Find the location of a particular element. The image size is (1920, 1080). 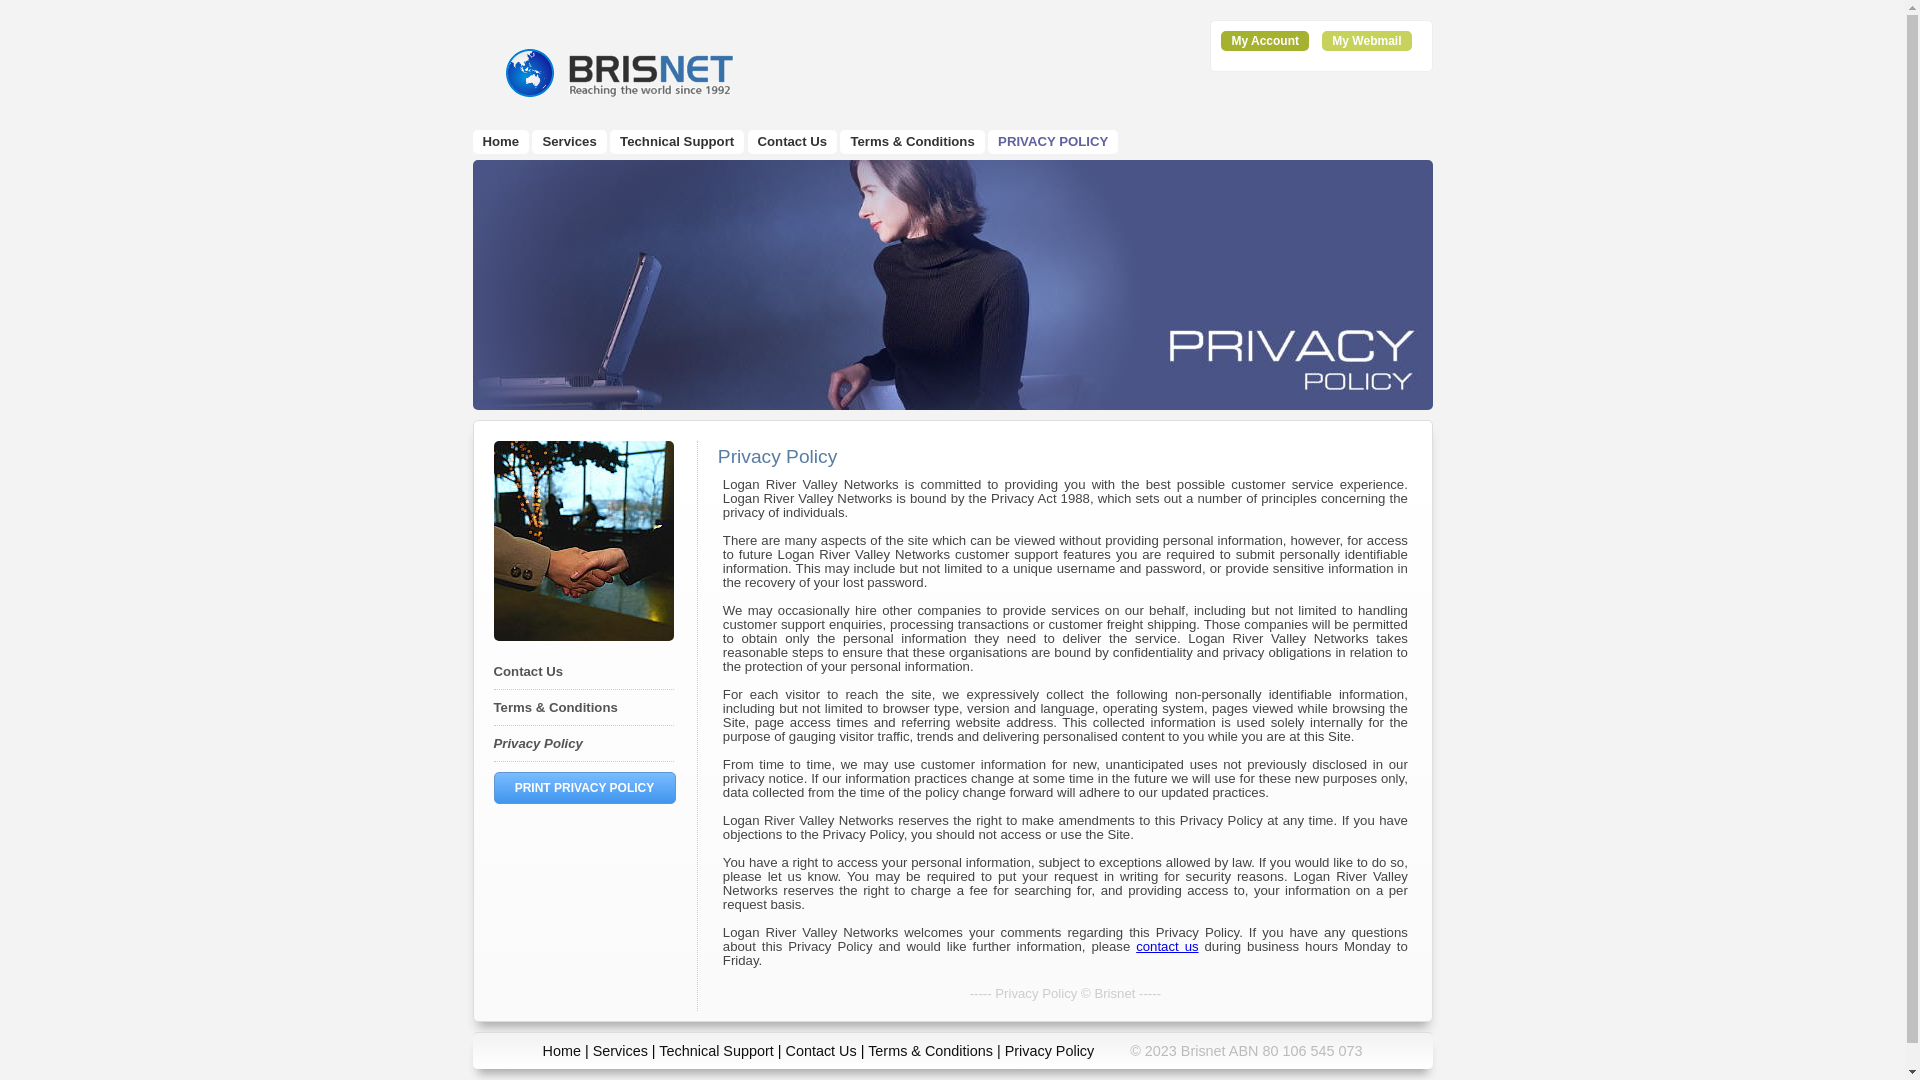

'Brisnet' is located at coordinates (616, 71).